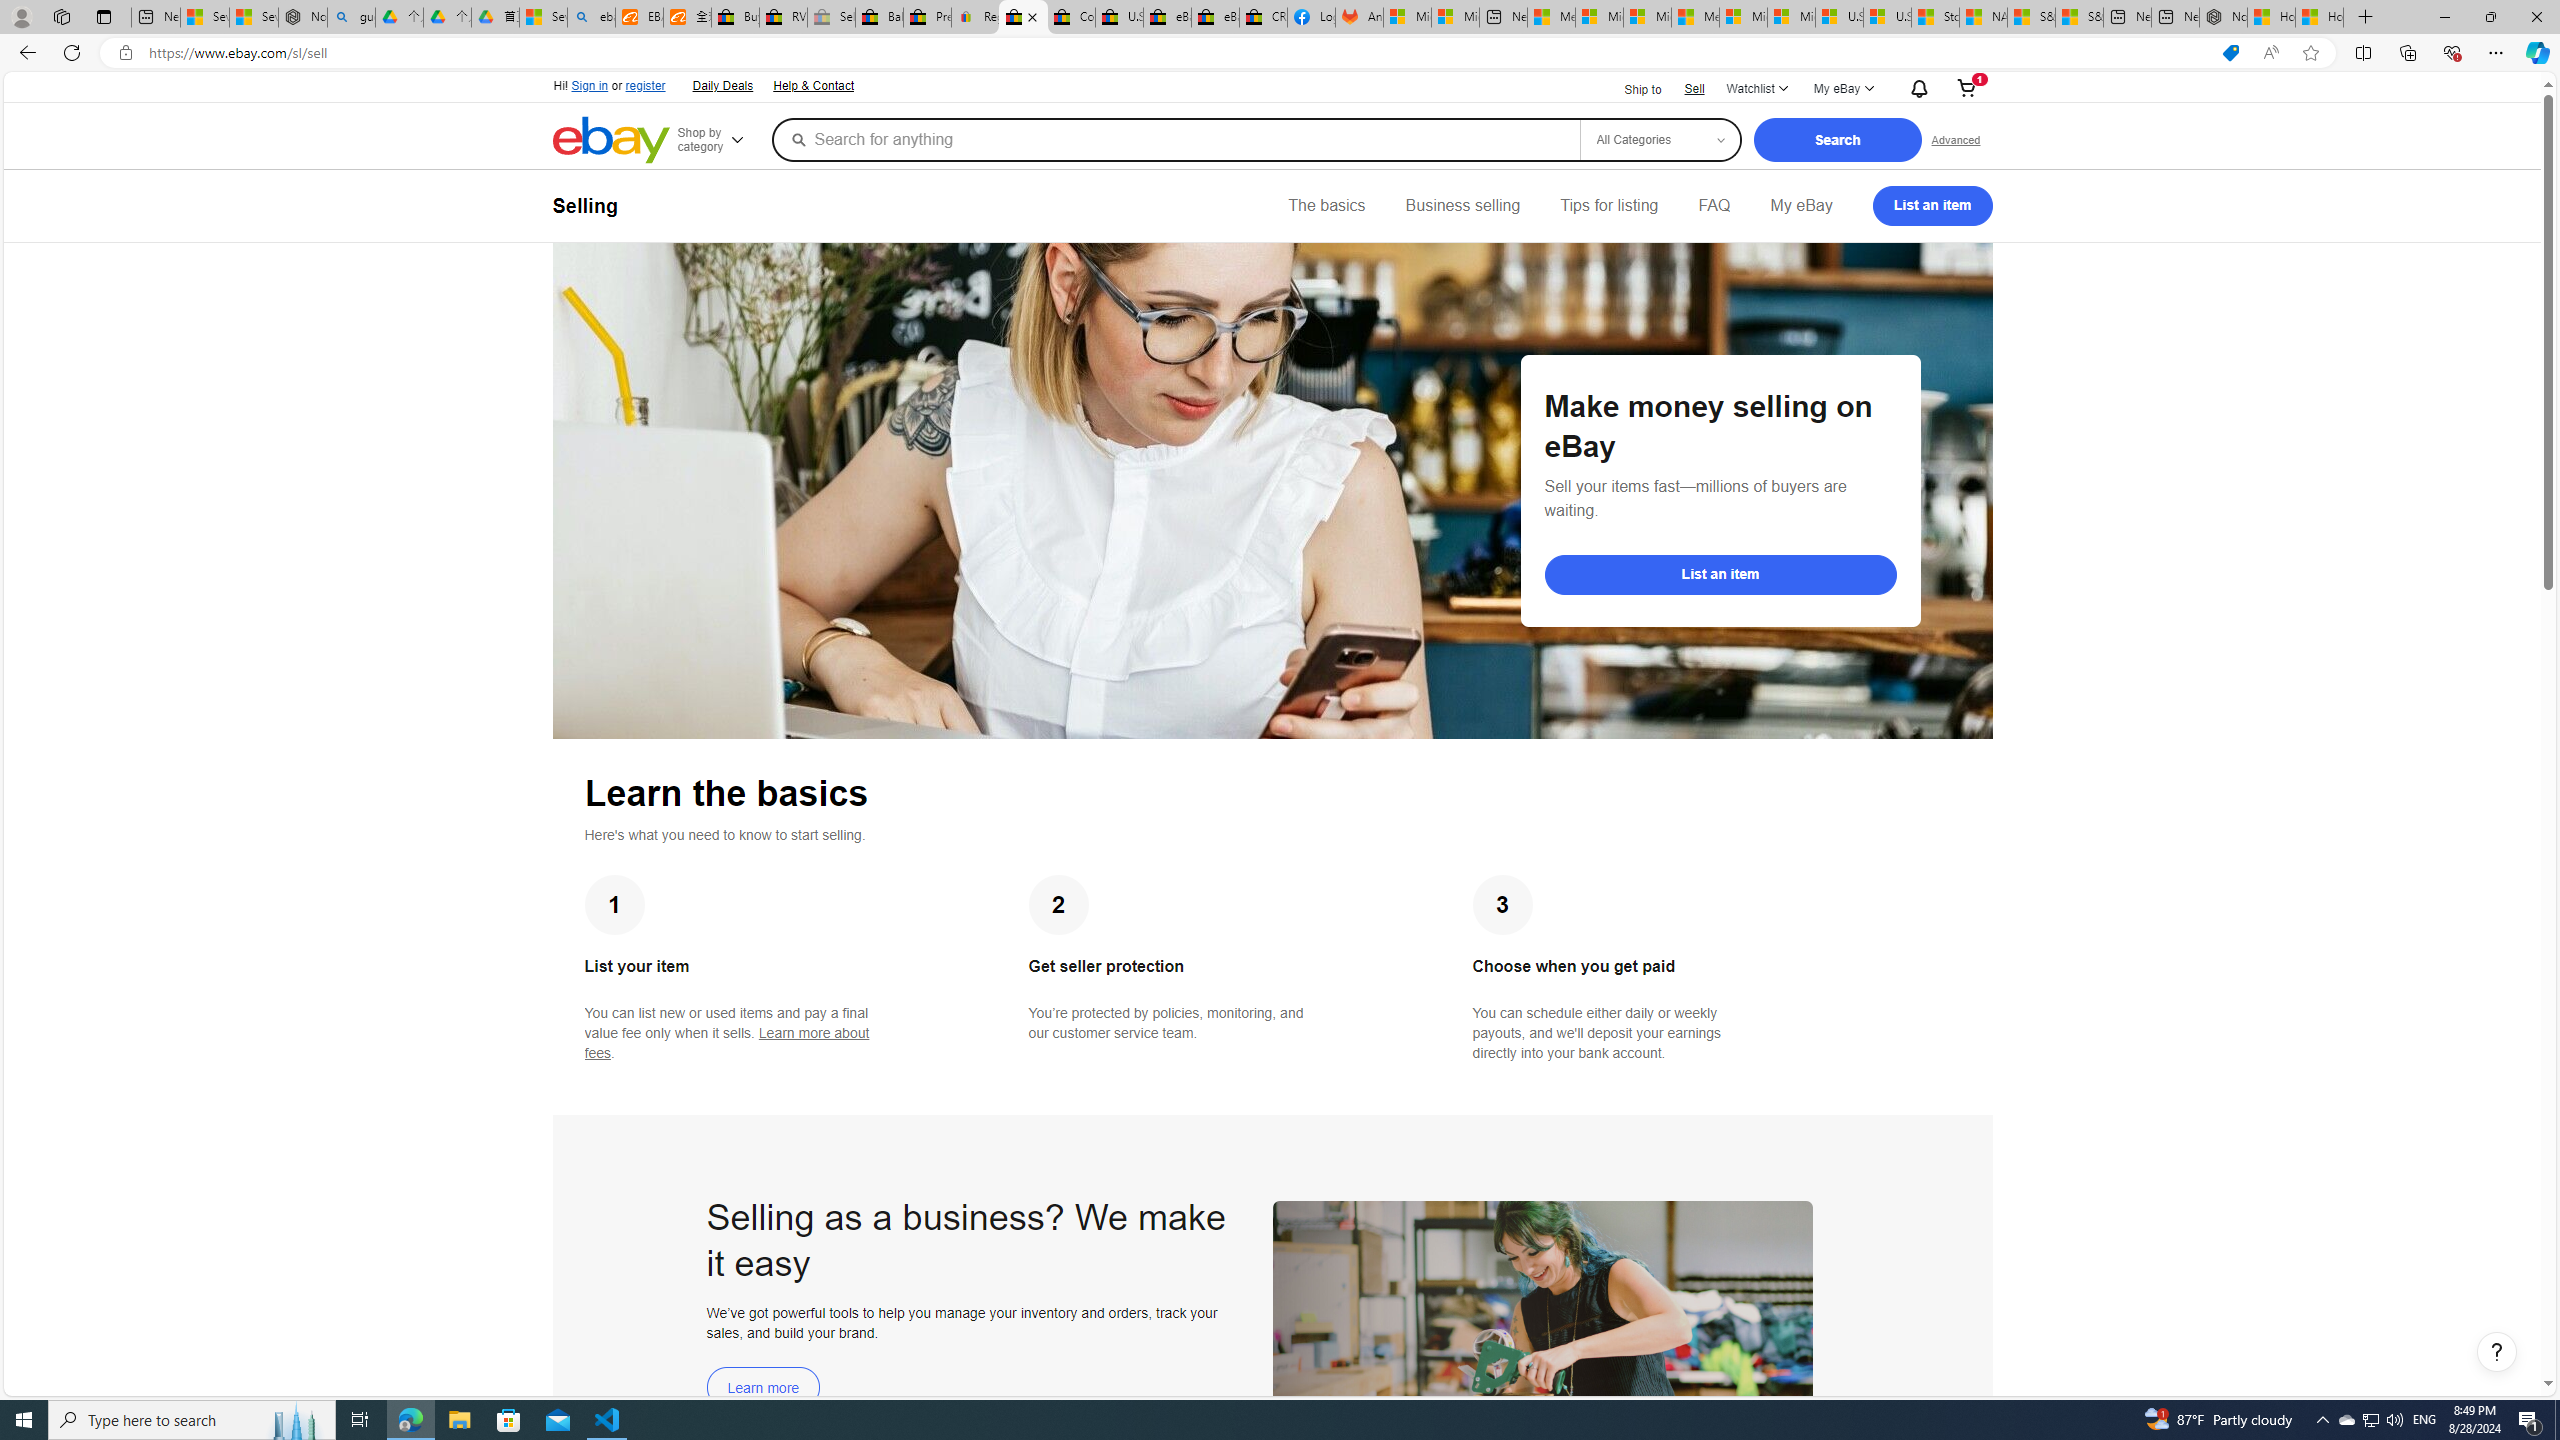  What do you see at coordinates (1215, 16) in the screenshot?
I see `'eBay Inc. Reports Third Quarter 2023 Results'` at bounding box center [1215, 16].